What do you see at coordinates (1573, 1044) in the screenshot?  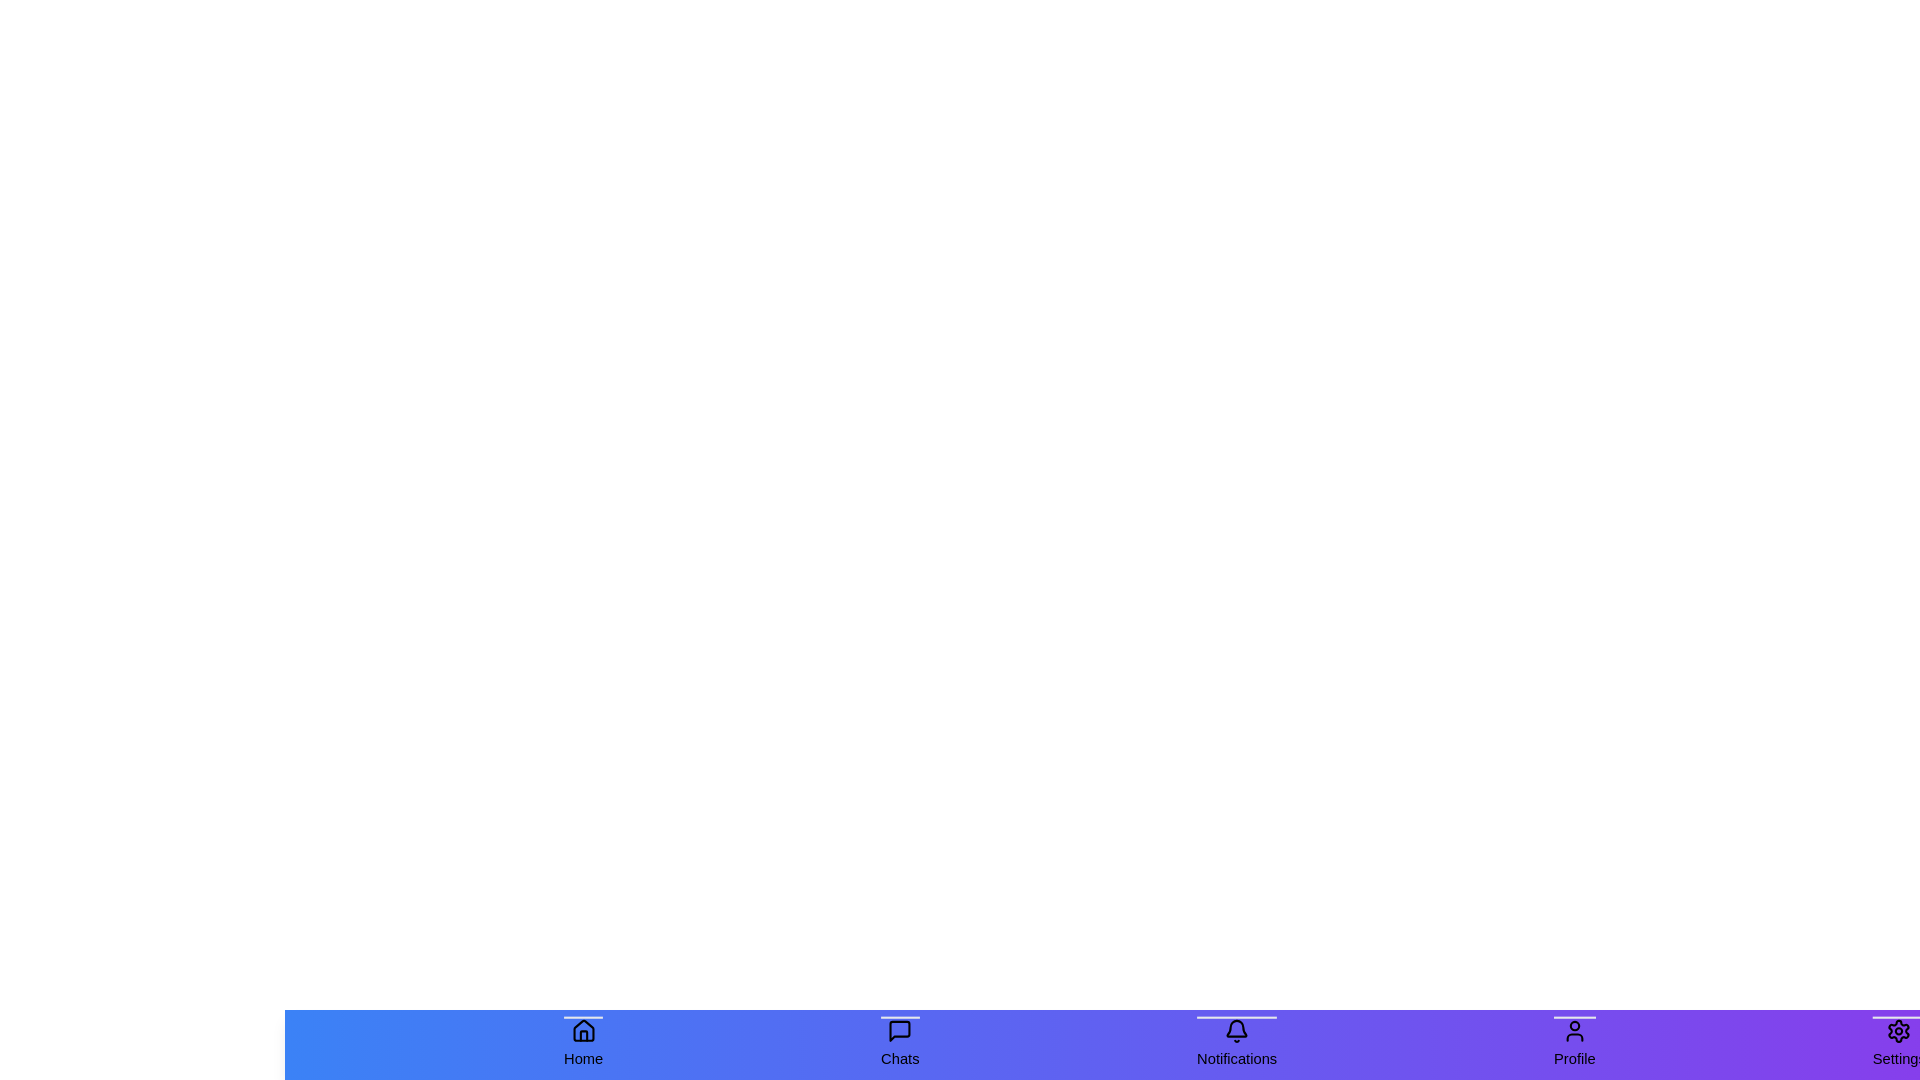 I see `the Profile tab in the bottom navigation bar` at bounding box center [1573, 1044].